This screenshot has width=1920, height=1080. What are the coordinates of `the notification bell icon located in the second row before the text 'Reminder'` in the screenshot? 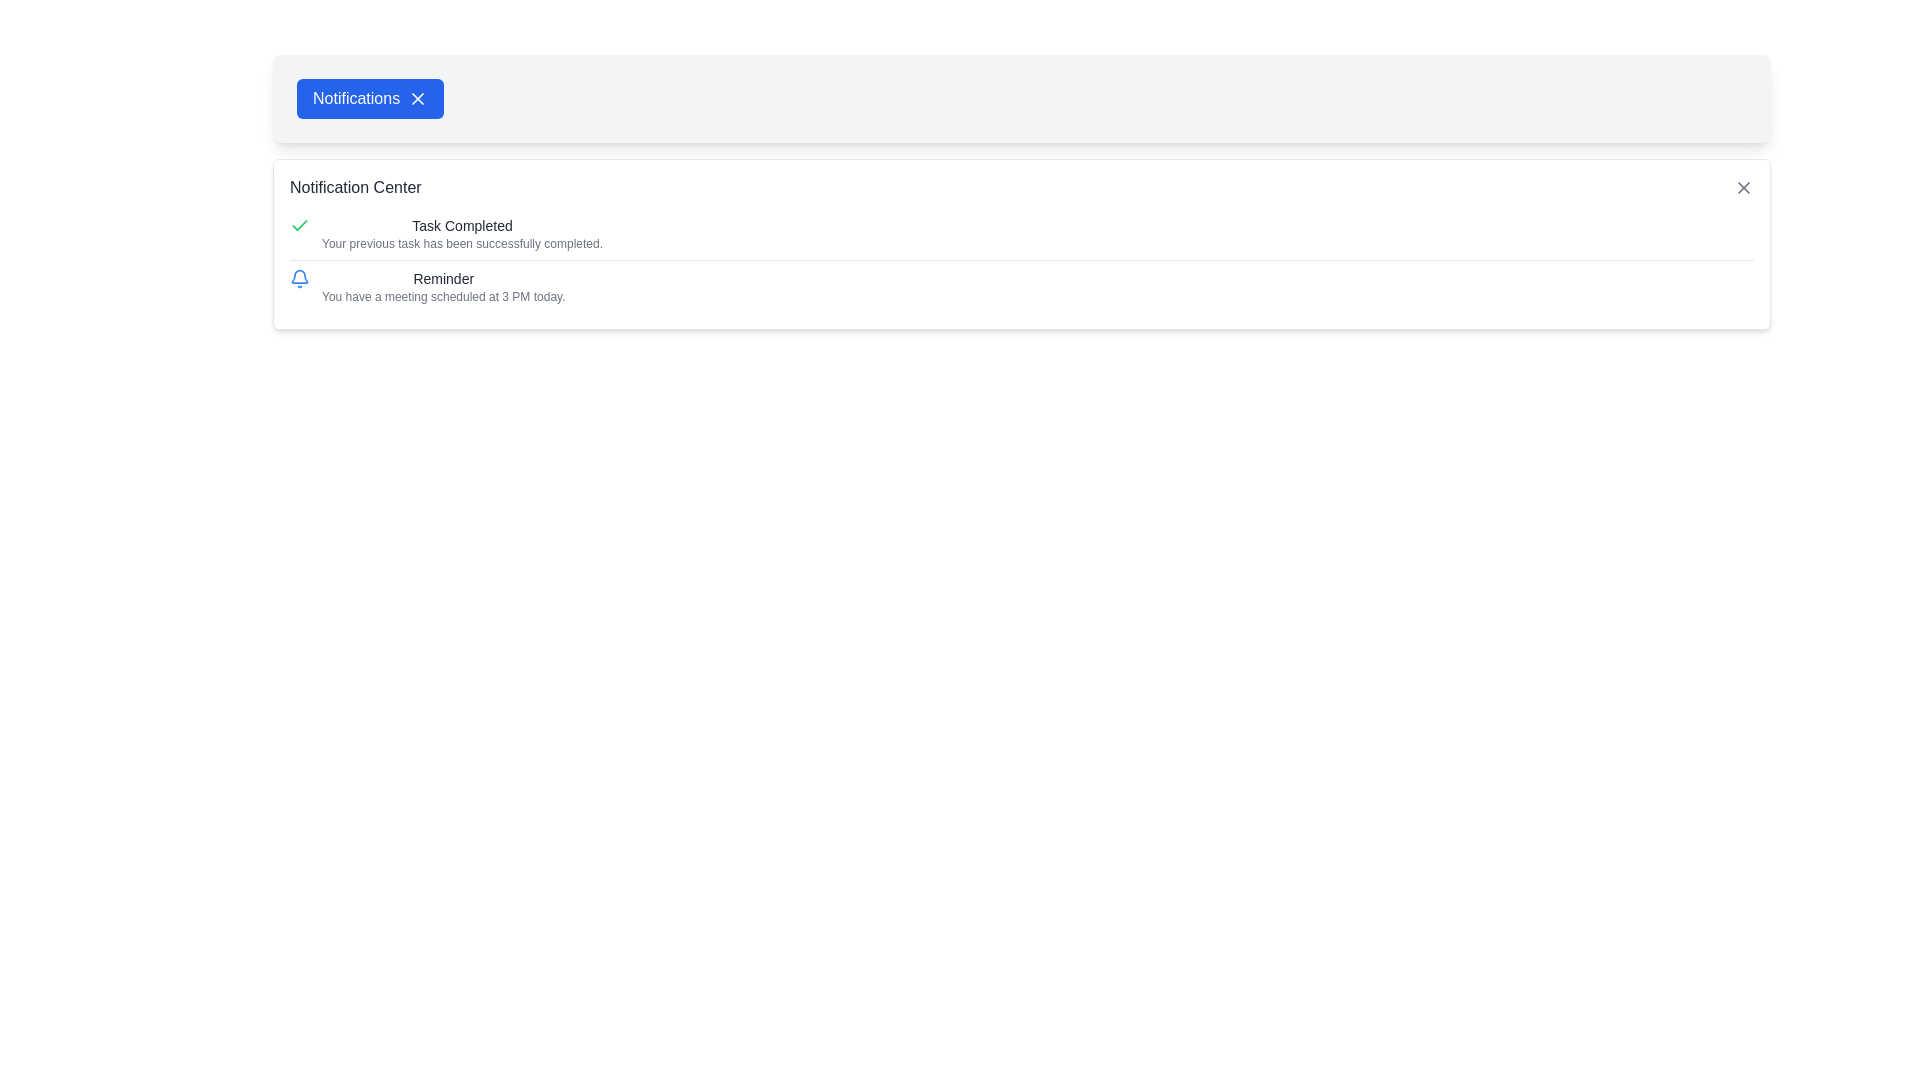 It's located at (298, 278).